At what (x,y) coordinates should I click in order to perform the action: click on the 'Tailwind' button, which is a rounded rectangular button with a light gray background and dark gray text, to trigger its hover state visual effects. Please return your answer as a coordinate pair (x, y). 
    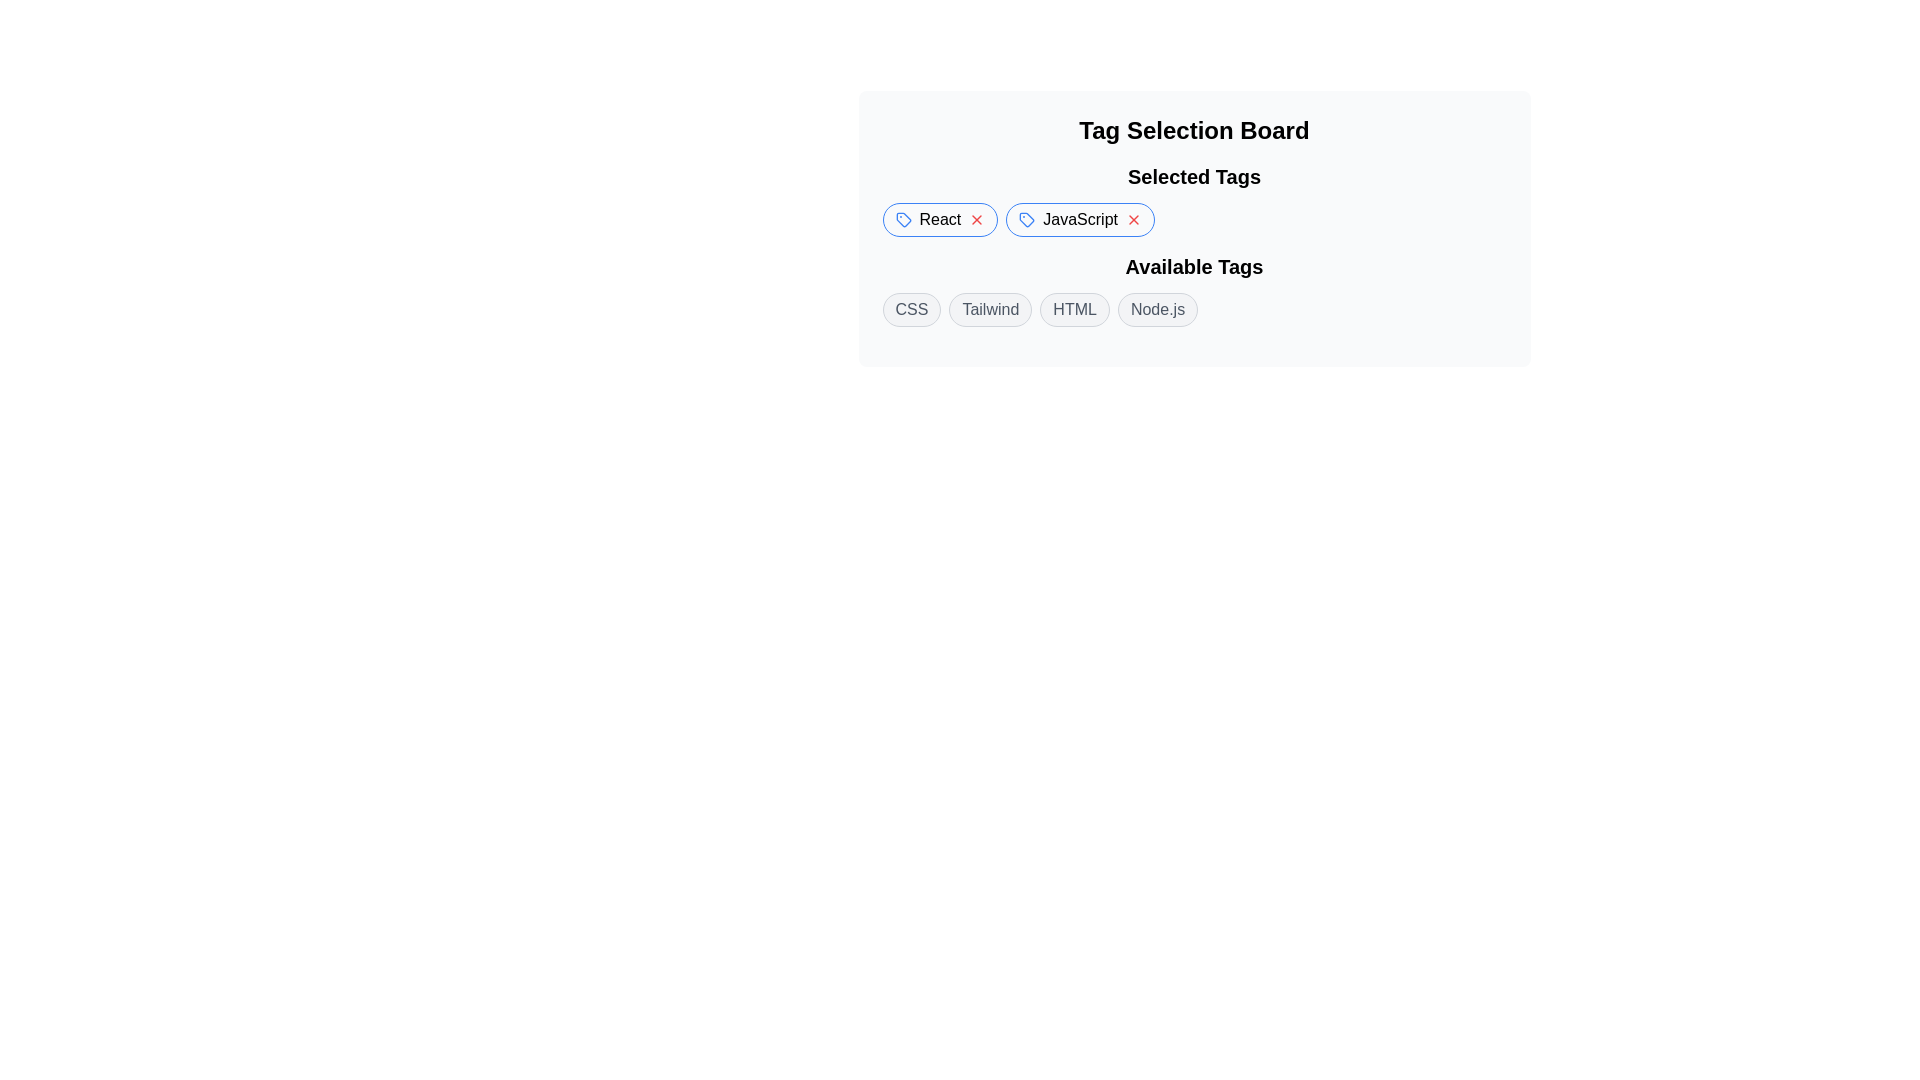
    Looking at the image, I should click on (990, 309).